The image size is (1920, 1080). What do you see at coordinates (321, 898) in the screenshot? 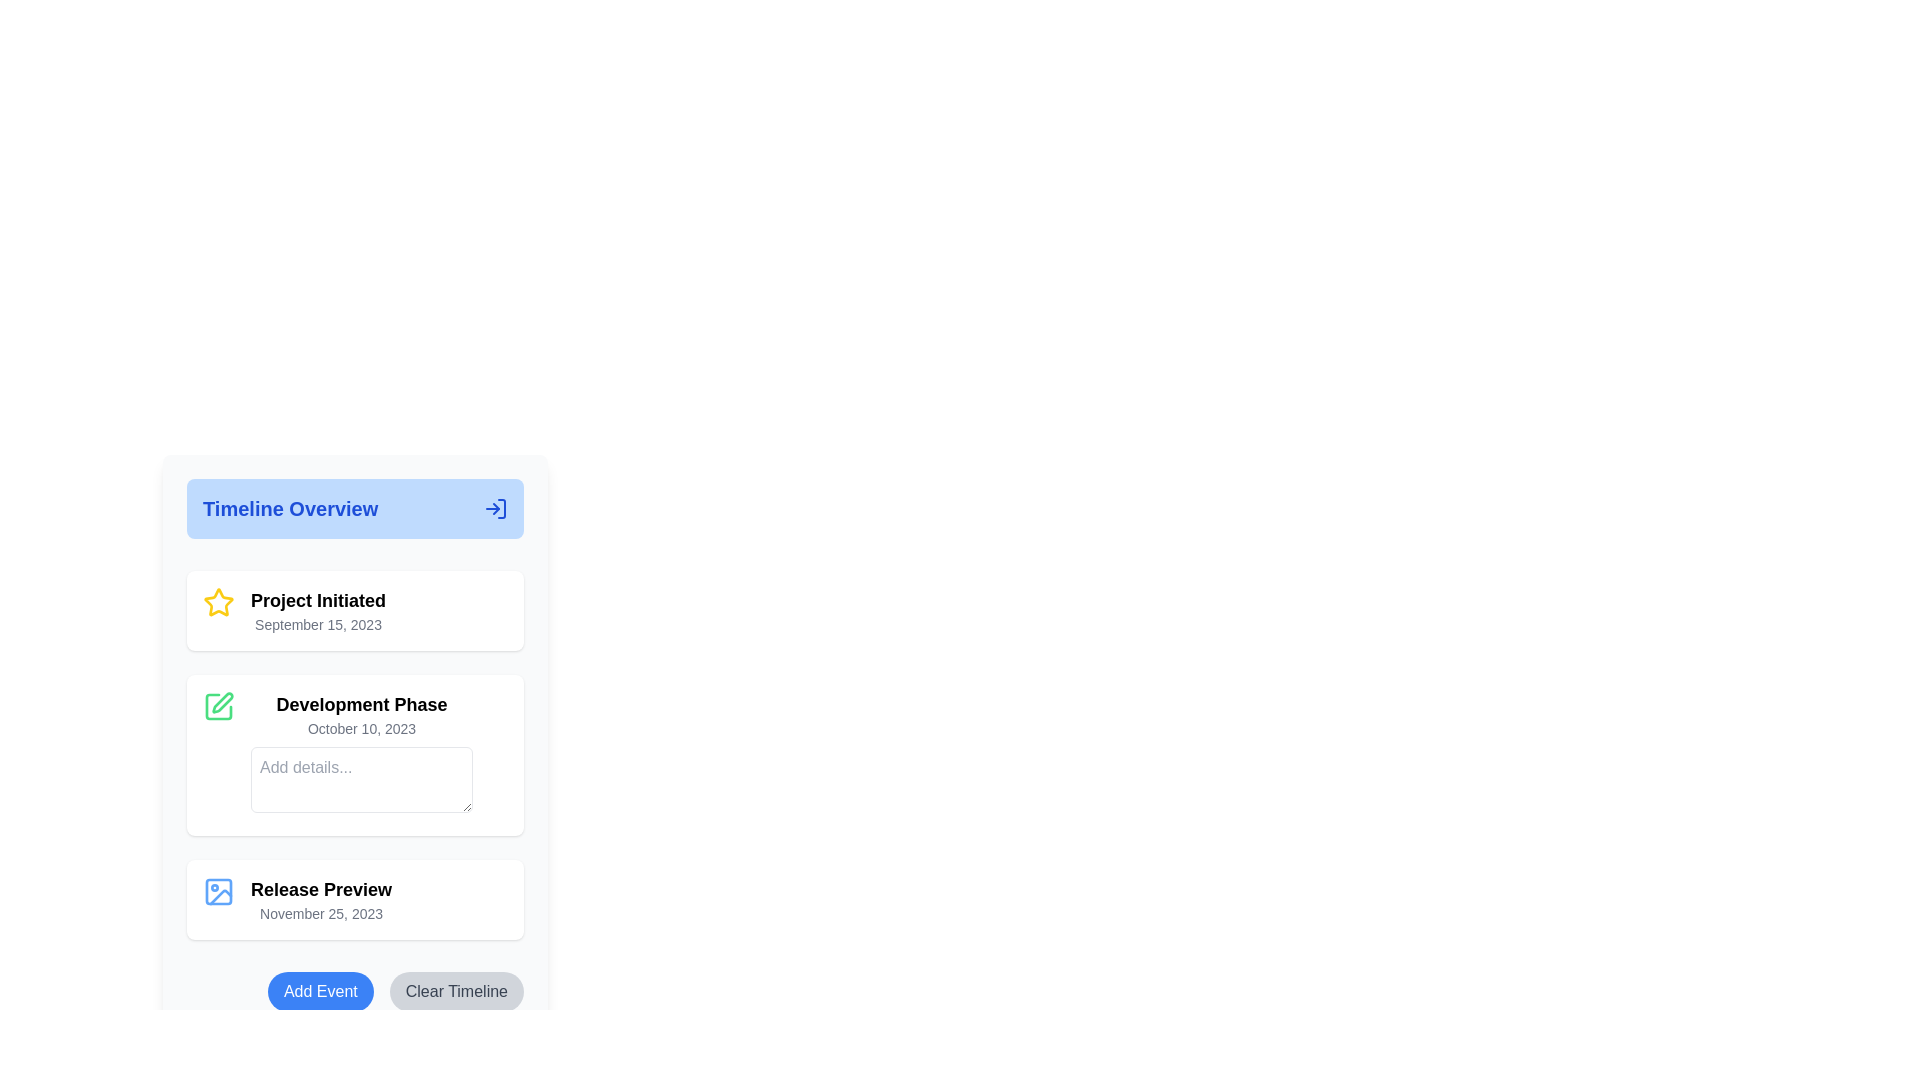
I see `the Text Display Group that shows the 'Release Preview' timeline event at the bottom of the 'Timeline Overview' panel by moving the cursor to it` at bounding box center [321, 898].